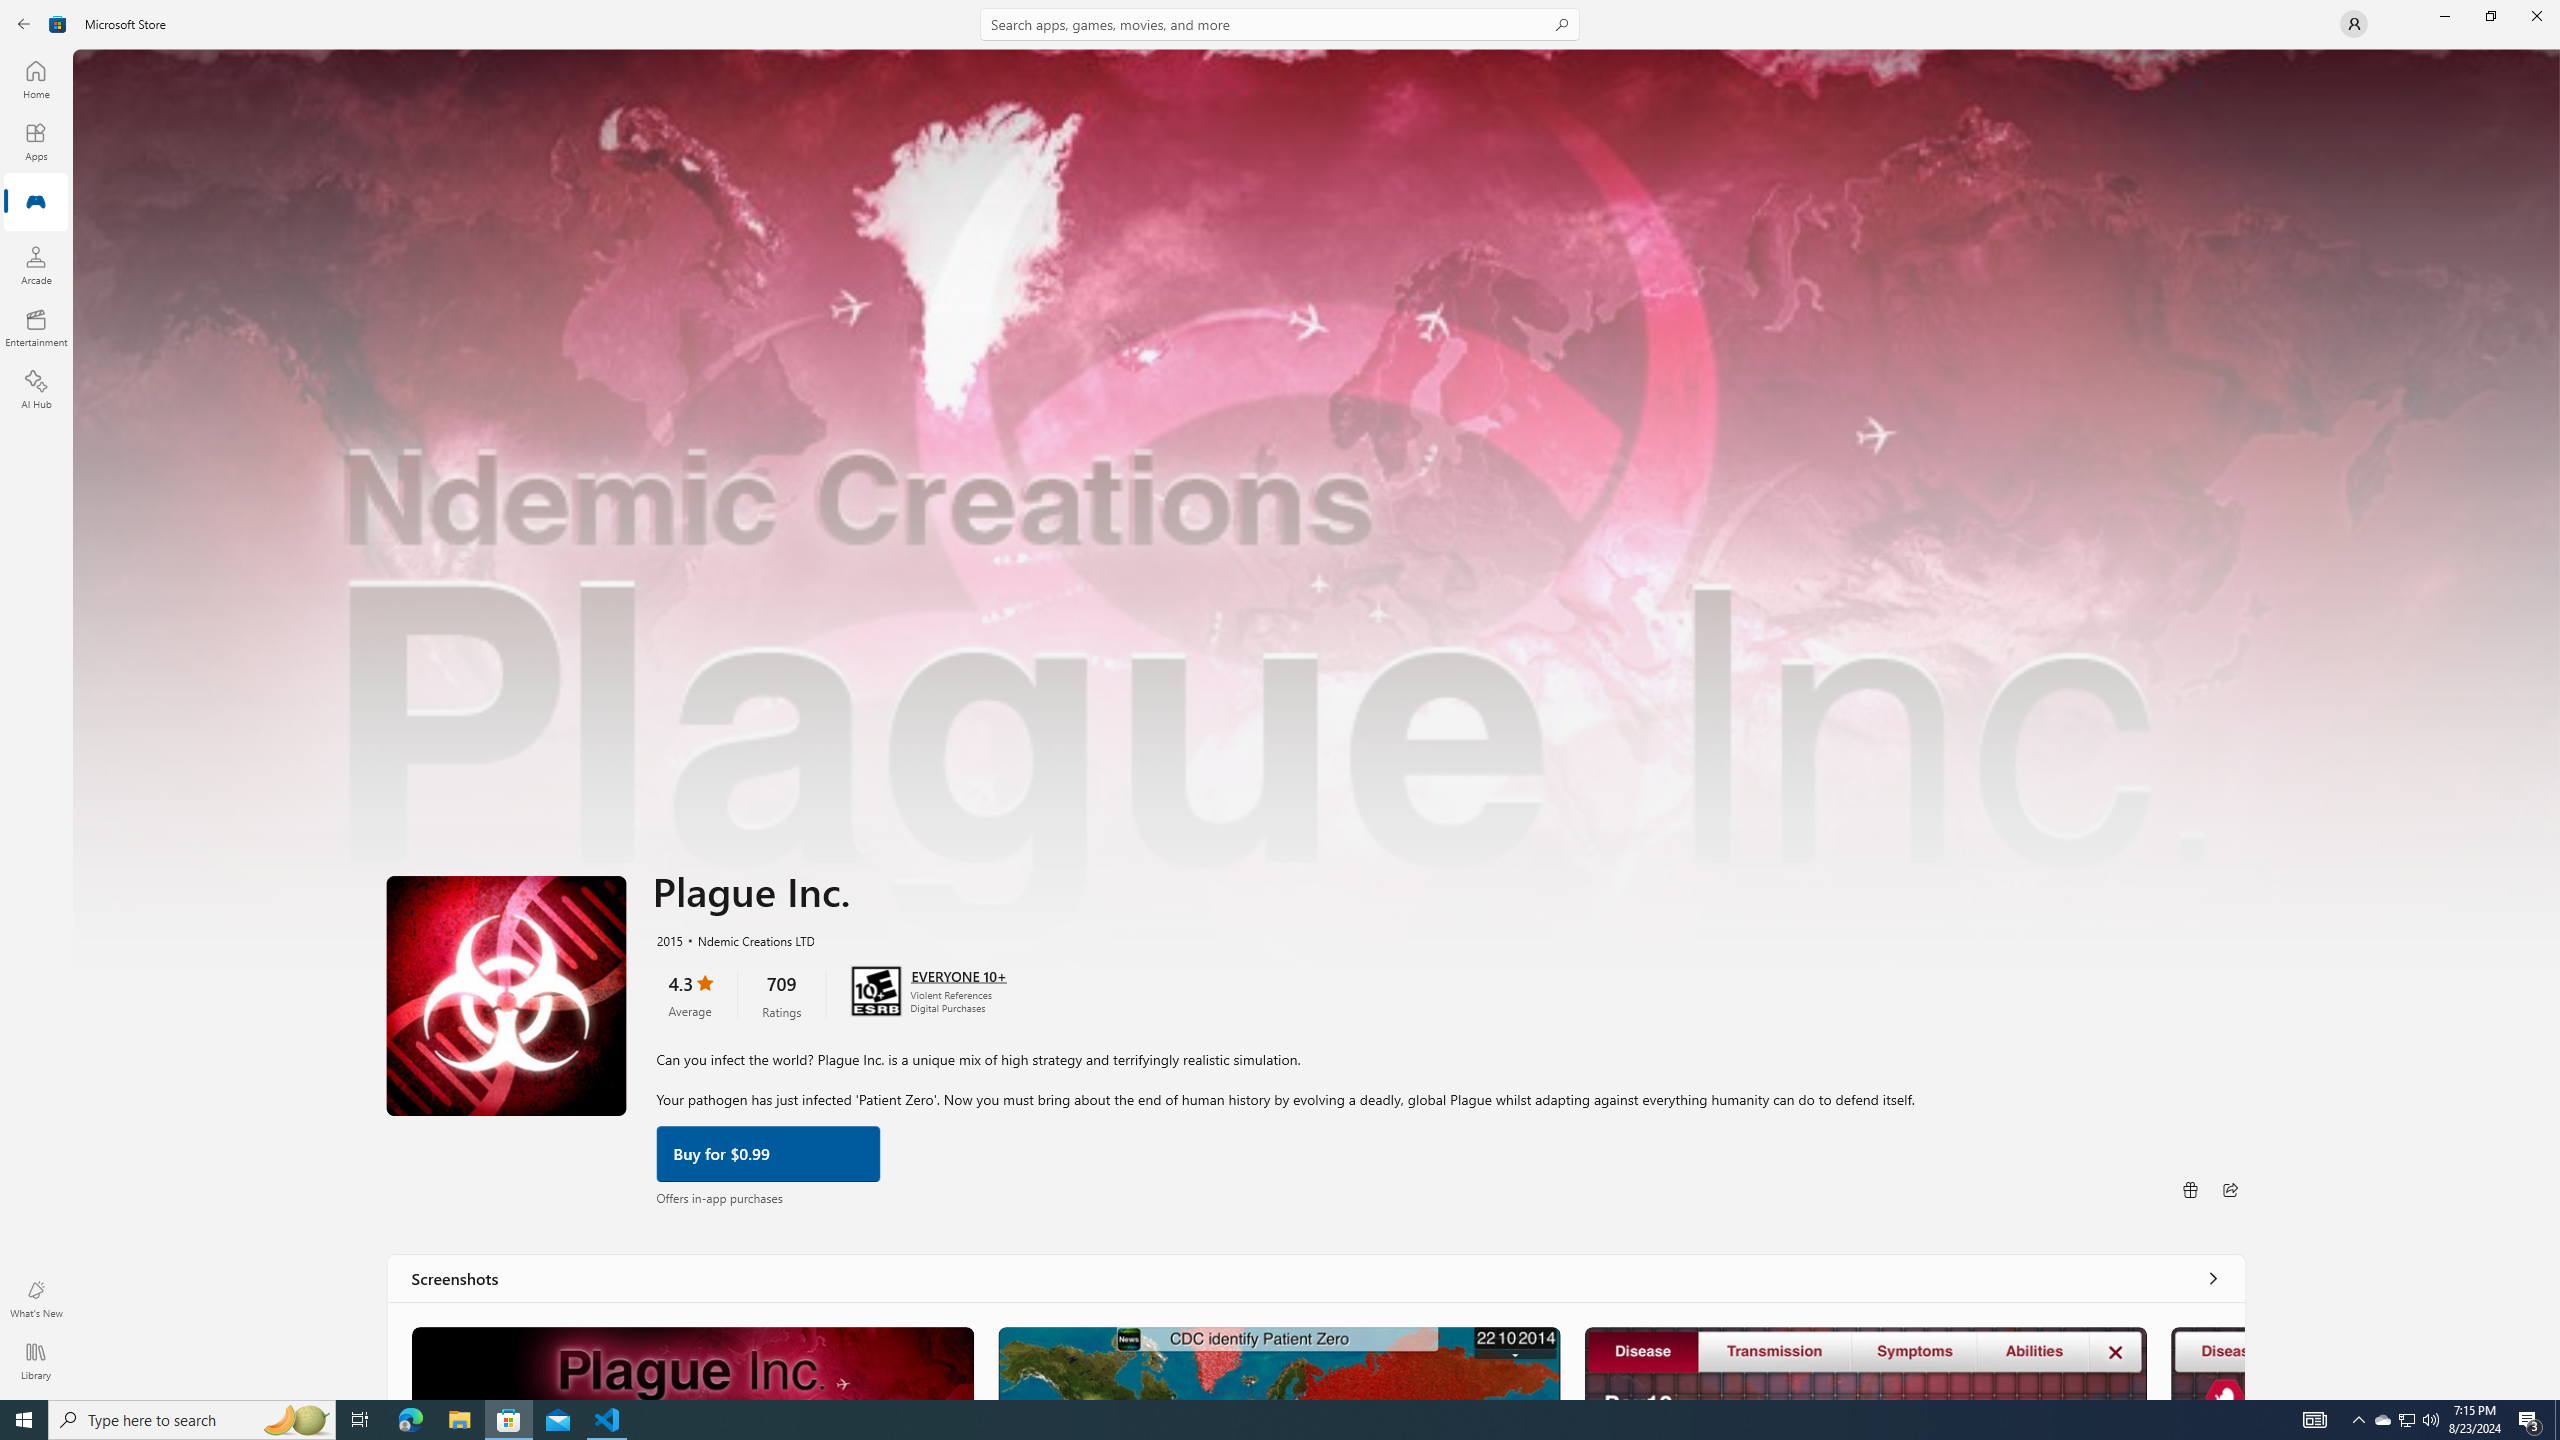 This screenshot has height=1440, width=2560. Describe the element at coordinates (34, 1298) in the screenshot. I see `'What'` at that location.